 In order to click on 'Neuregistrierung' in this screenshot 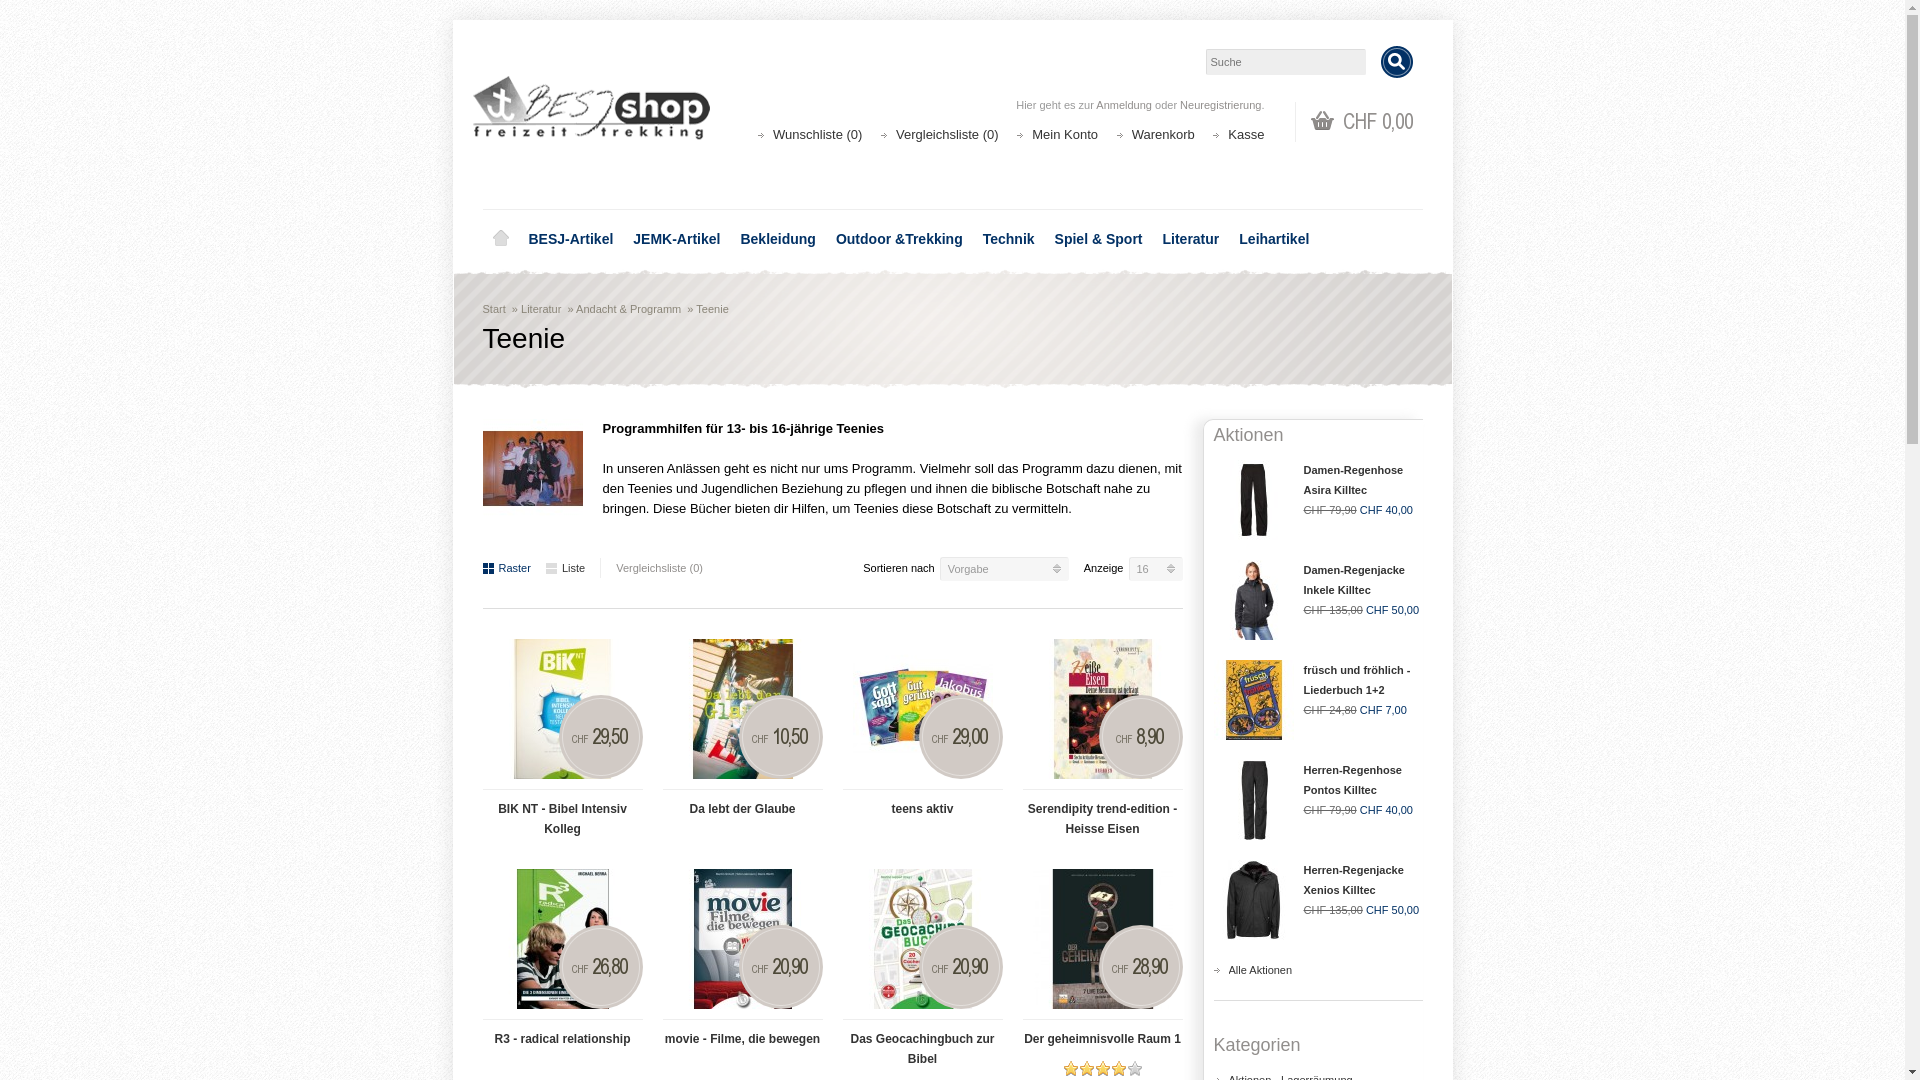, I will do `click(1219, 104)`.